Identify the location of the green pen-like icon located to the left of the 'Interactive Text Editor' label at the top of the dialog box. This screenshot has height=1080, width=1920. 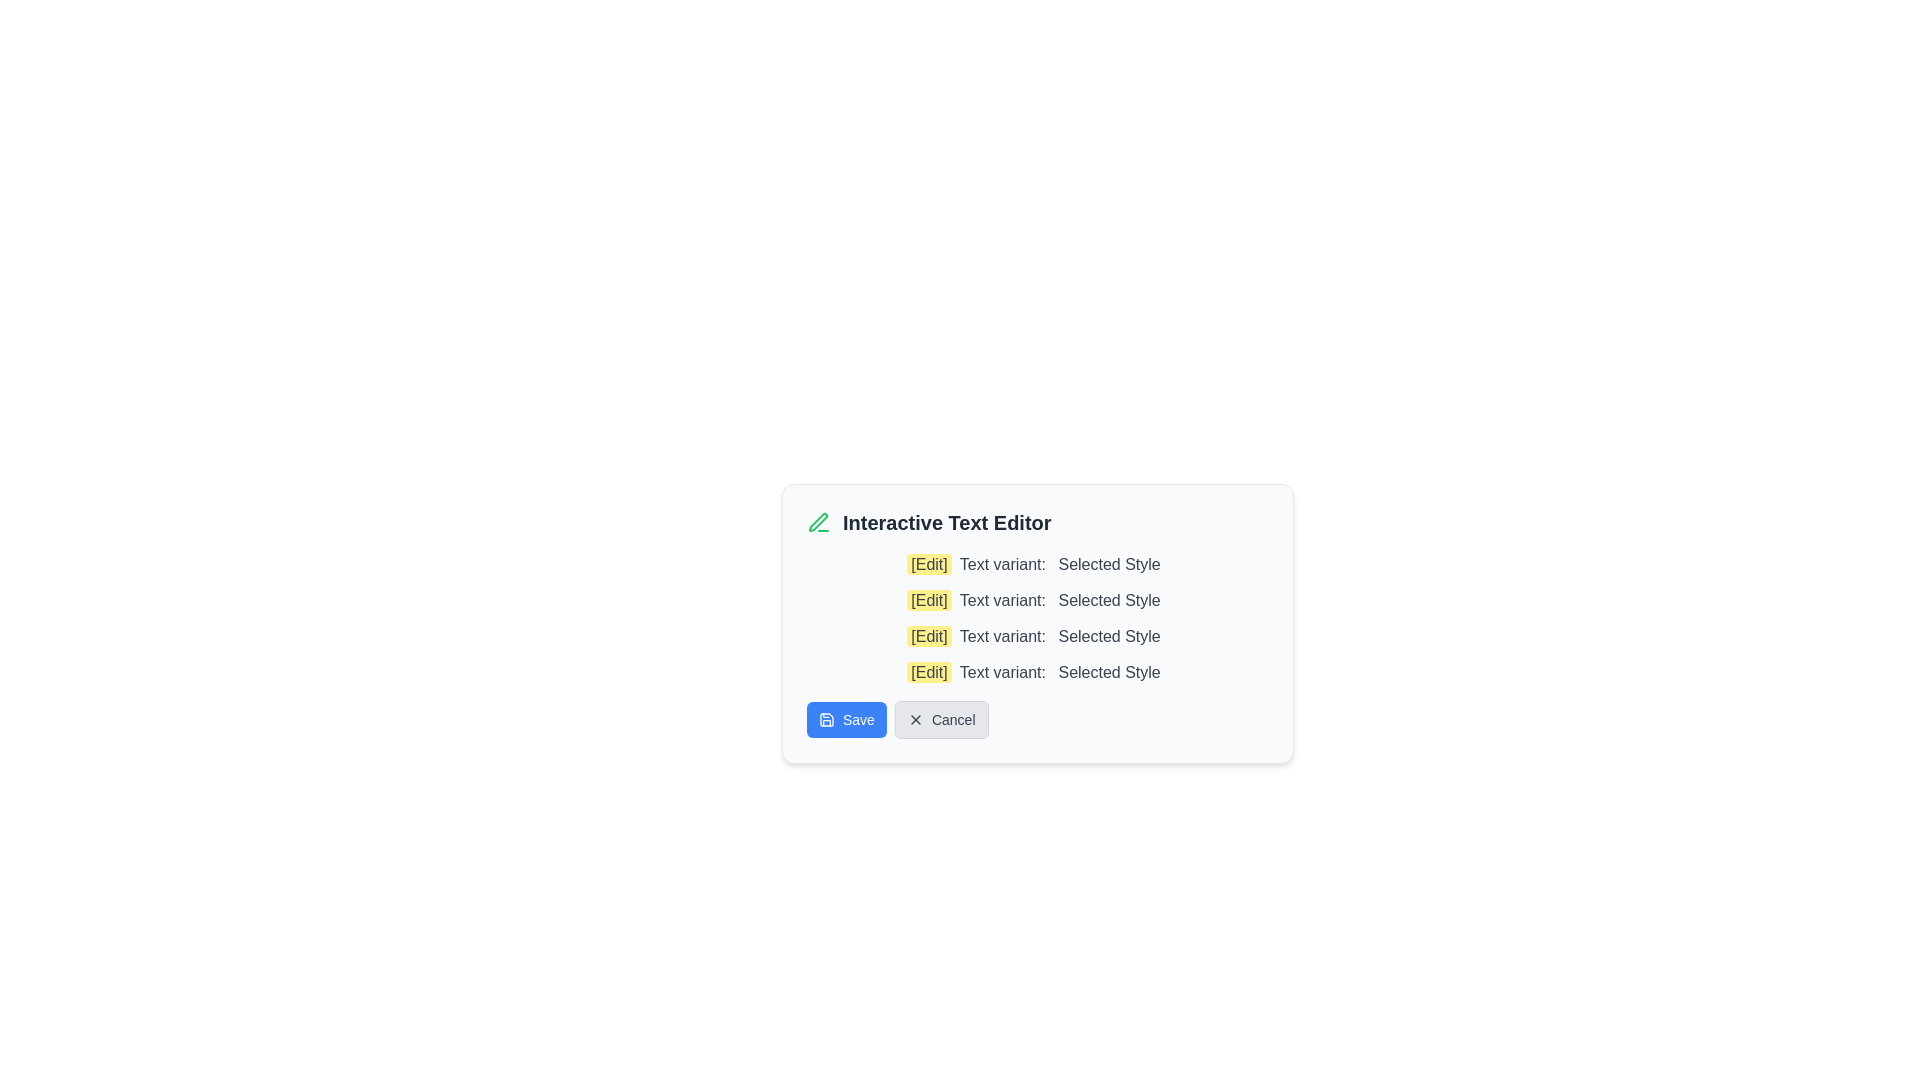
(819, 522).